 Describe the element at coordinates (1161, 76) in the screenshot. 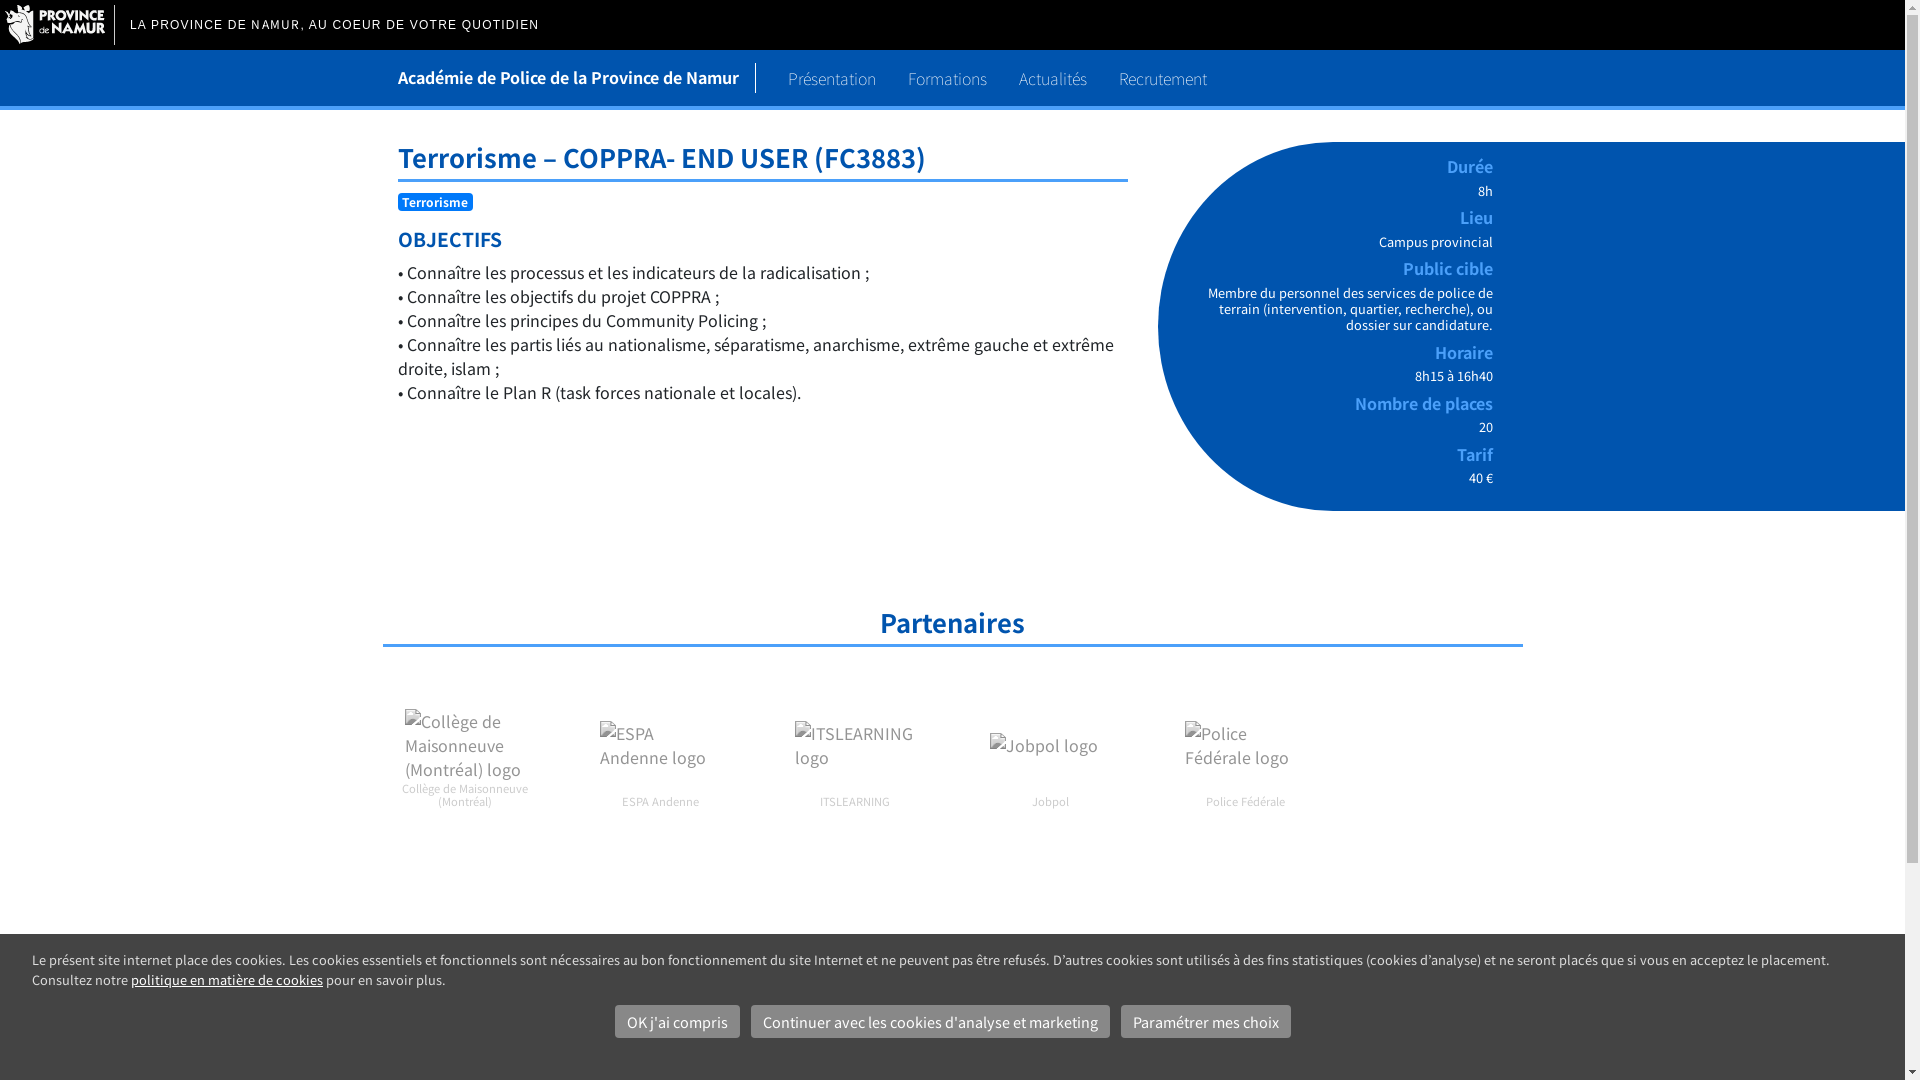

I see `'Recrutement'` at that location.